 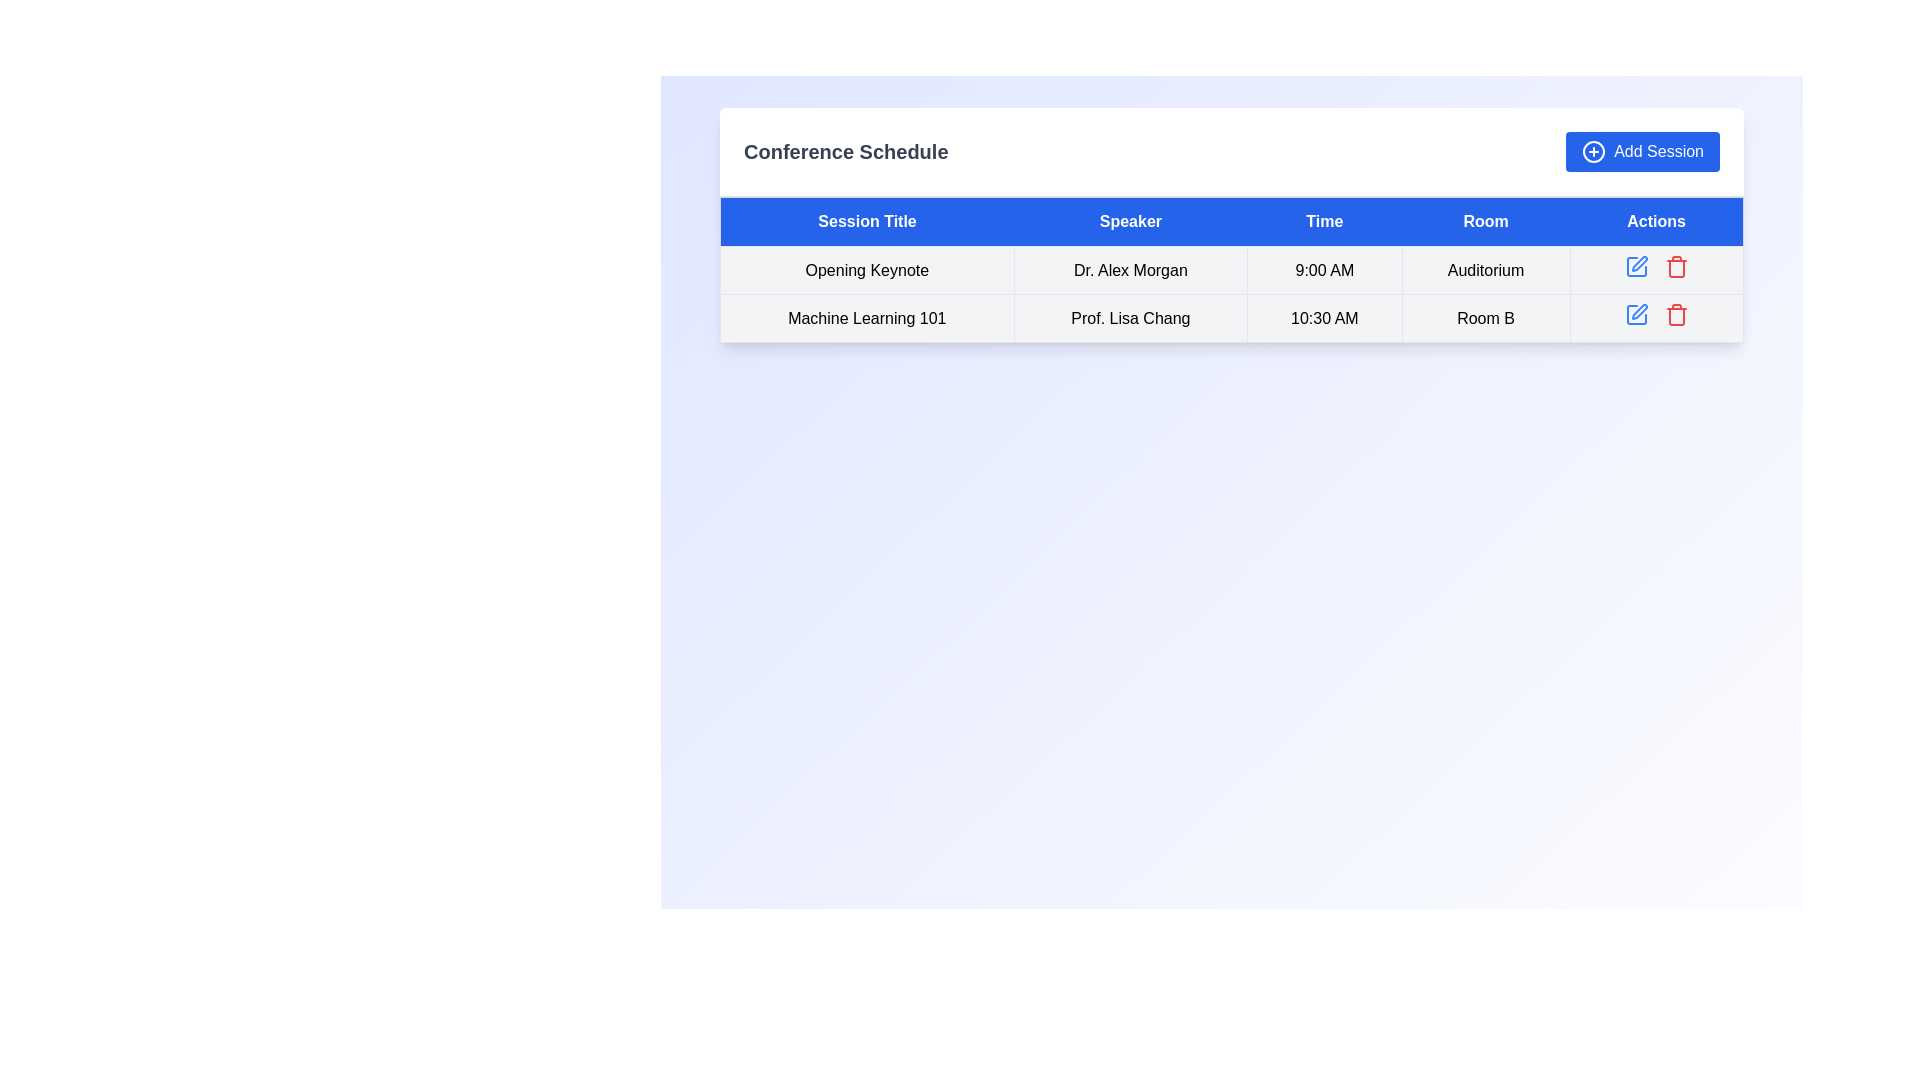 I want to click on the Text Label displaying 'Room B' in black font on a light grey background, located in the last column of the second row of the table under the 'Room' header, so click(x=1486, y=317).